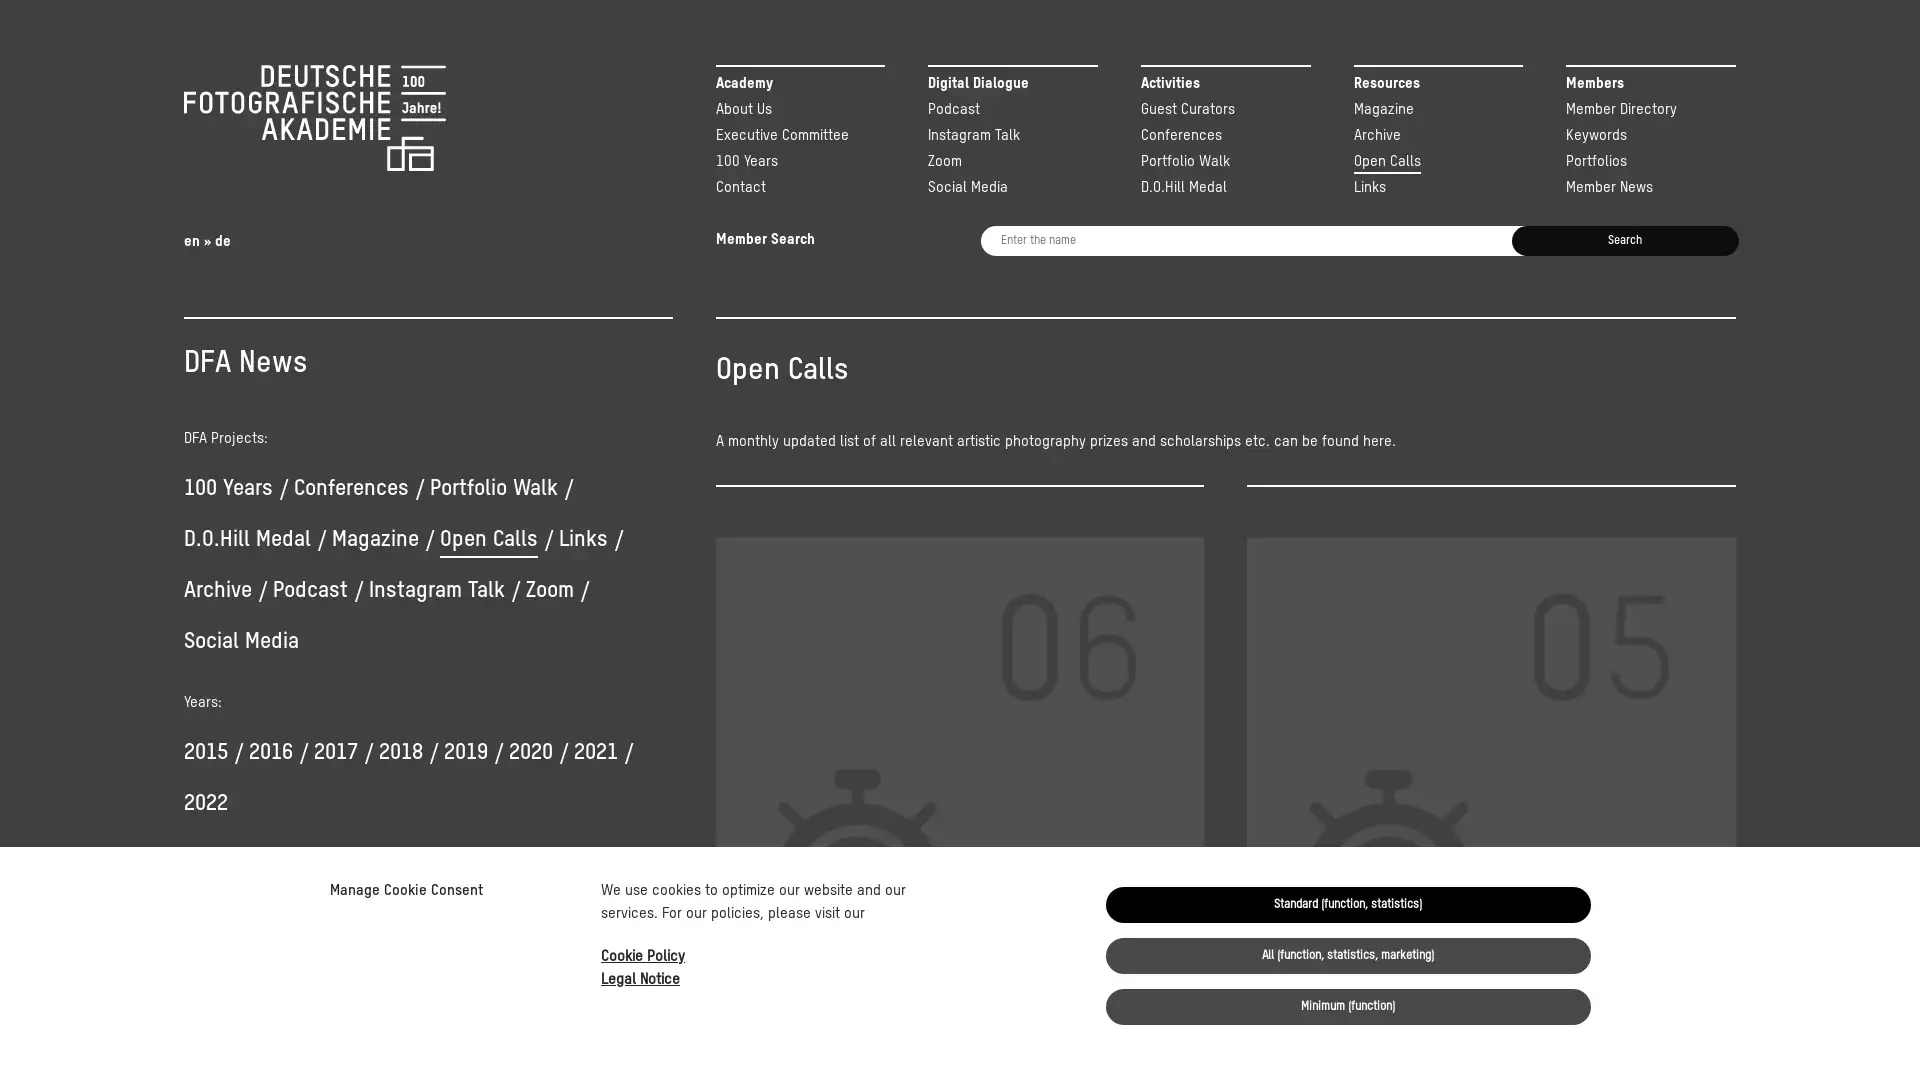 This screenshot has width=1920, height=1080. What do you see at coordinates (594, 752) in the screenshot?
I see `2021` at bounding box center [594, 752].